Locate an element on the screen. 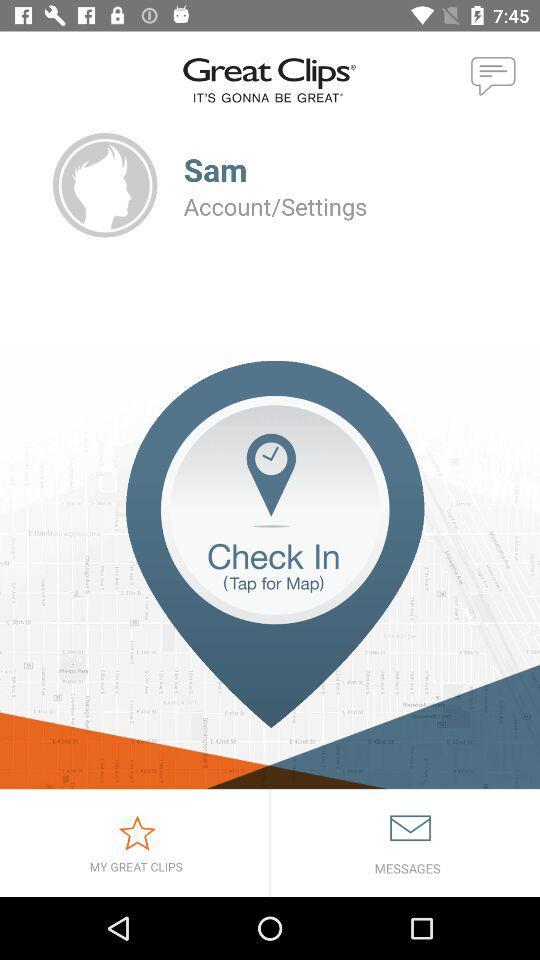 The width and height of the screenshot is (540, 960). icon at the top right corner is located at coordinates (493, 77).